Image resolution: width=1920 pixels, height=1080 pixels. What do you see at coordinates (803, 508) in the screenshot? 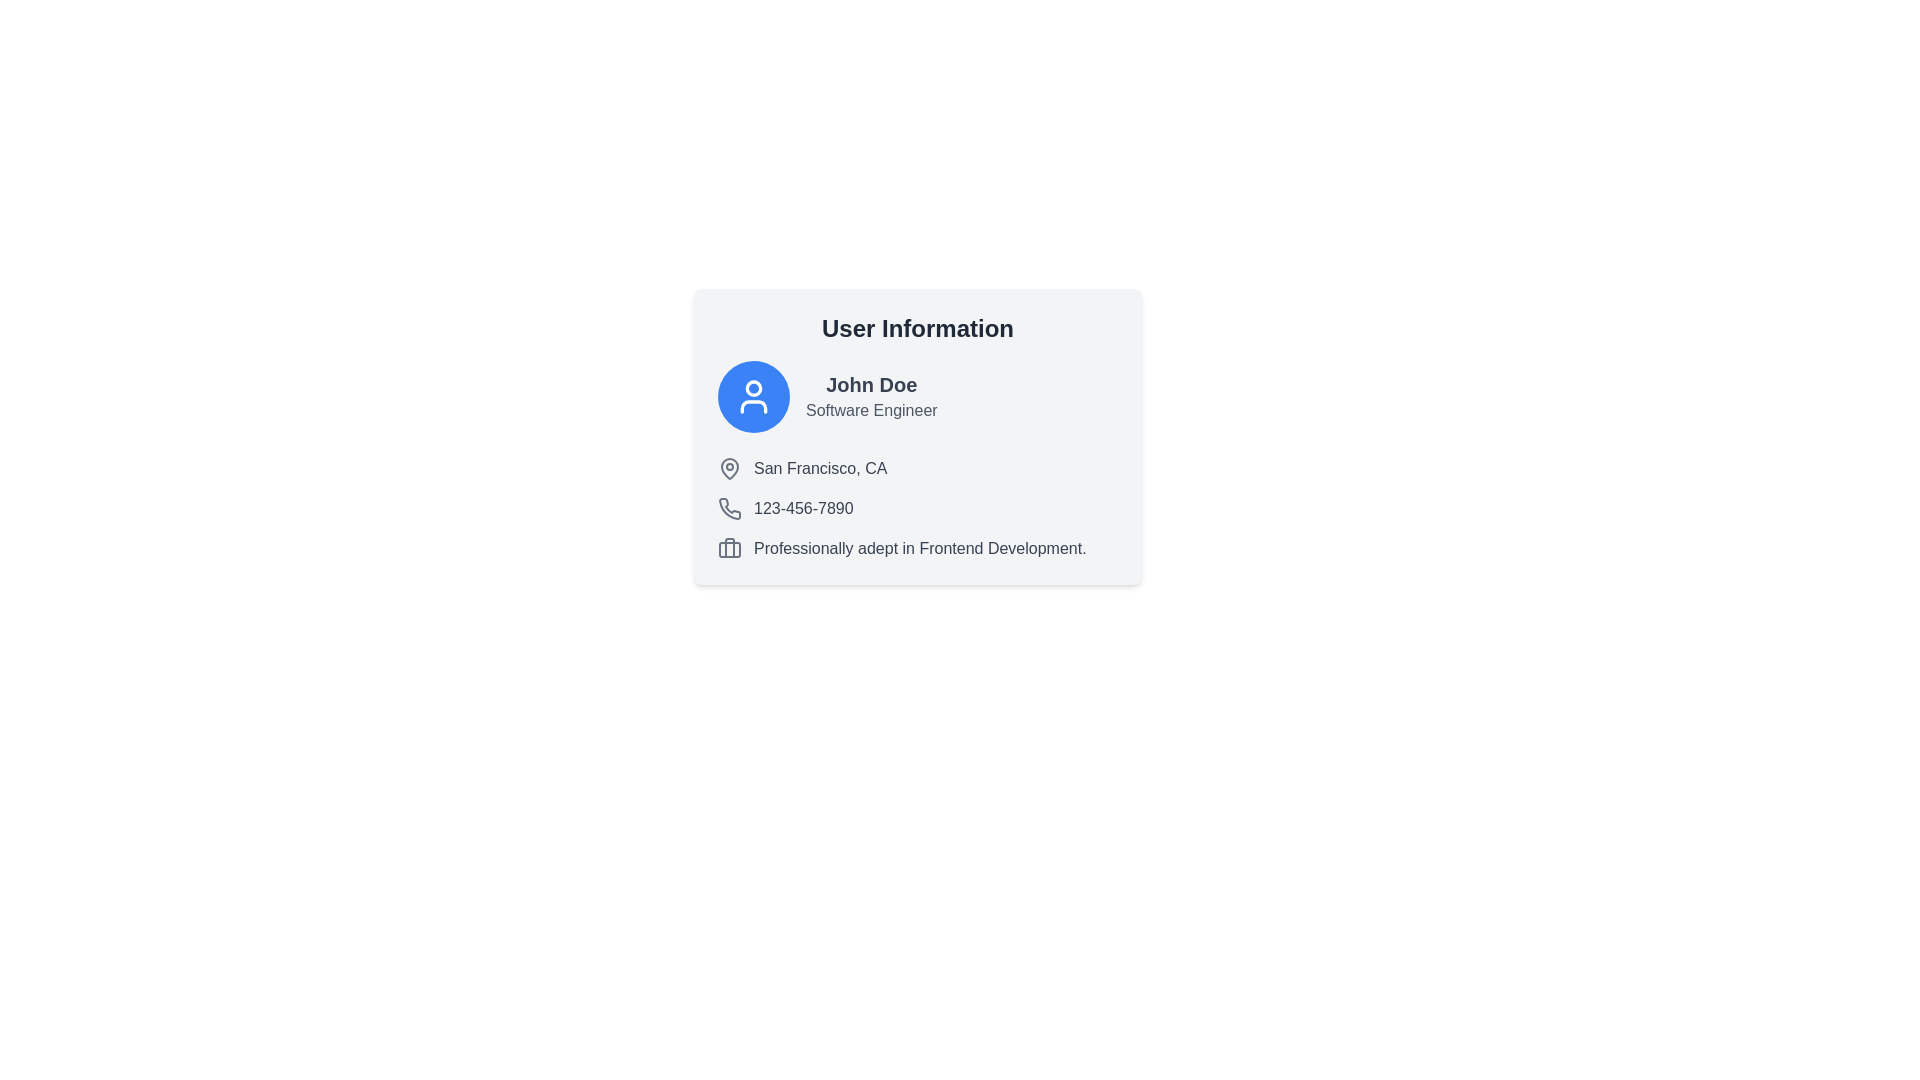
I see `the static text label displaying the phone number '123-456-7890' located next to the phone icon in the contact information section of the card` at bounding box center [803, 508].